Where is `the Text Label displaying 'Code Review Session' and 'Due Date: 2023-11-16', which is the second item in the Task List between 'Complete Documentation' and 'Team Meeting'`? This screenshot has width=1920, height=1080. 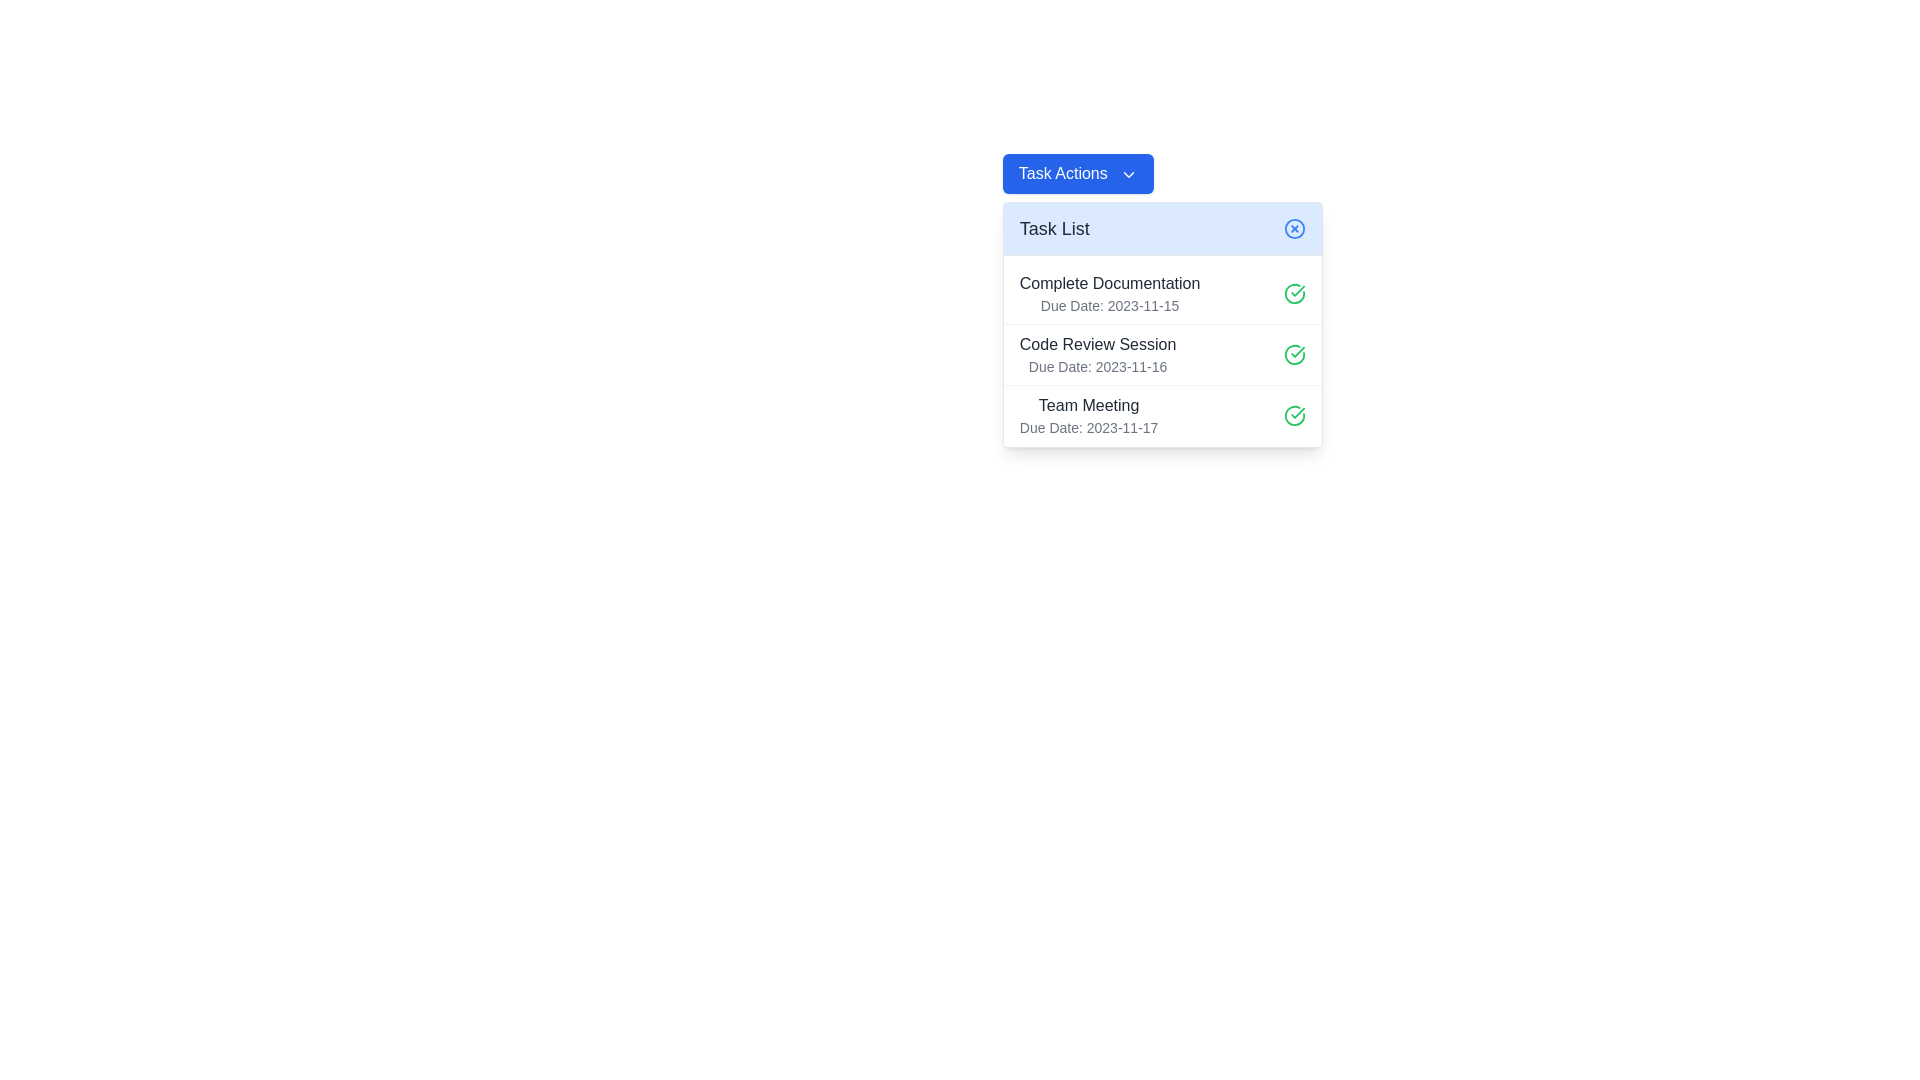
the Text Label displaying 'Code Review Session' and 'Due Date: 2023-11-16', which is the second item in the Task List between 'Complete Documentation' and 'Team Meeting' is located at coordinates (1097, 353).